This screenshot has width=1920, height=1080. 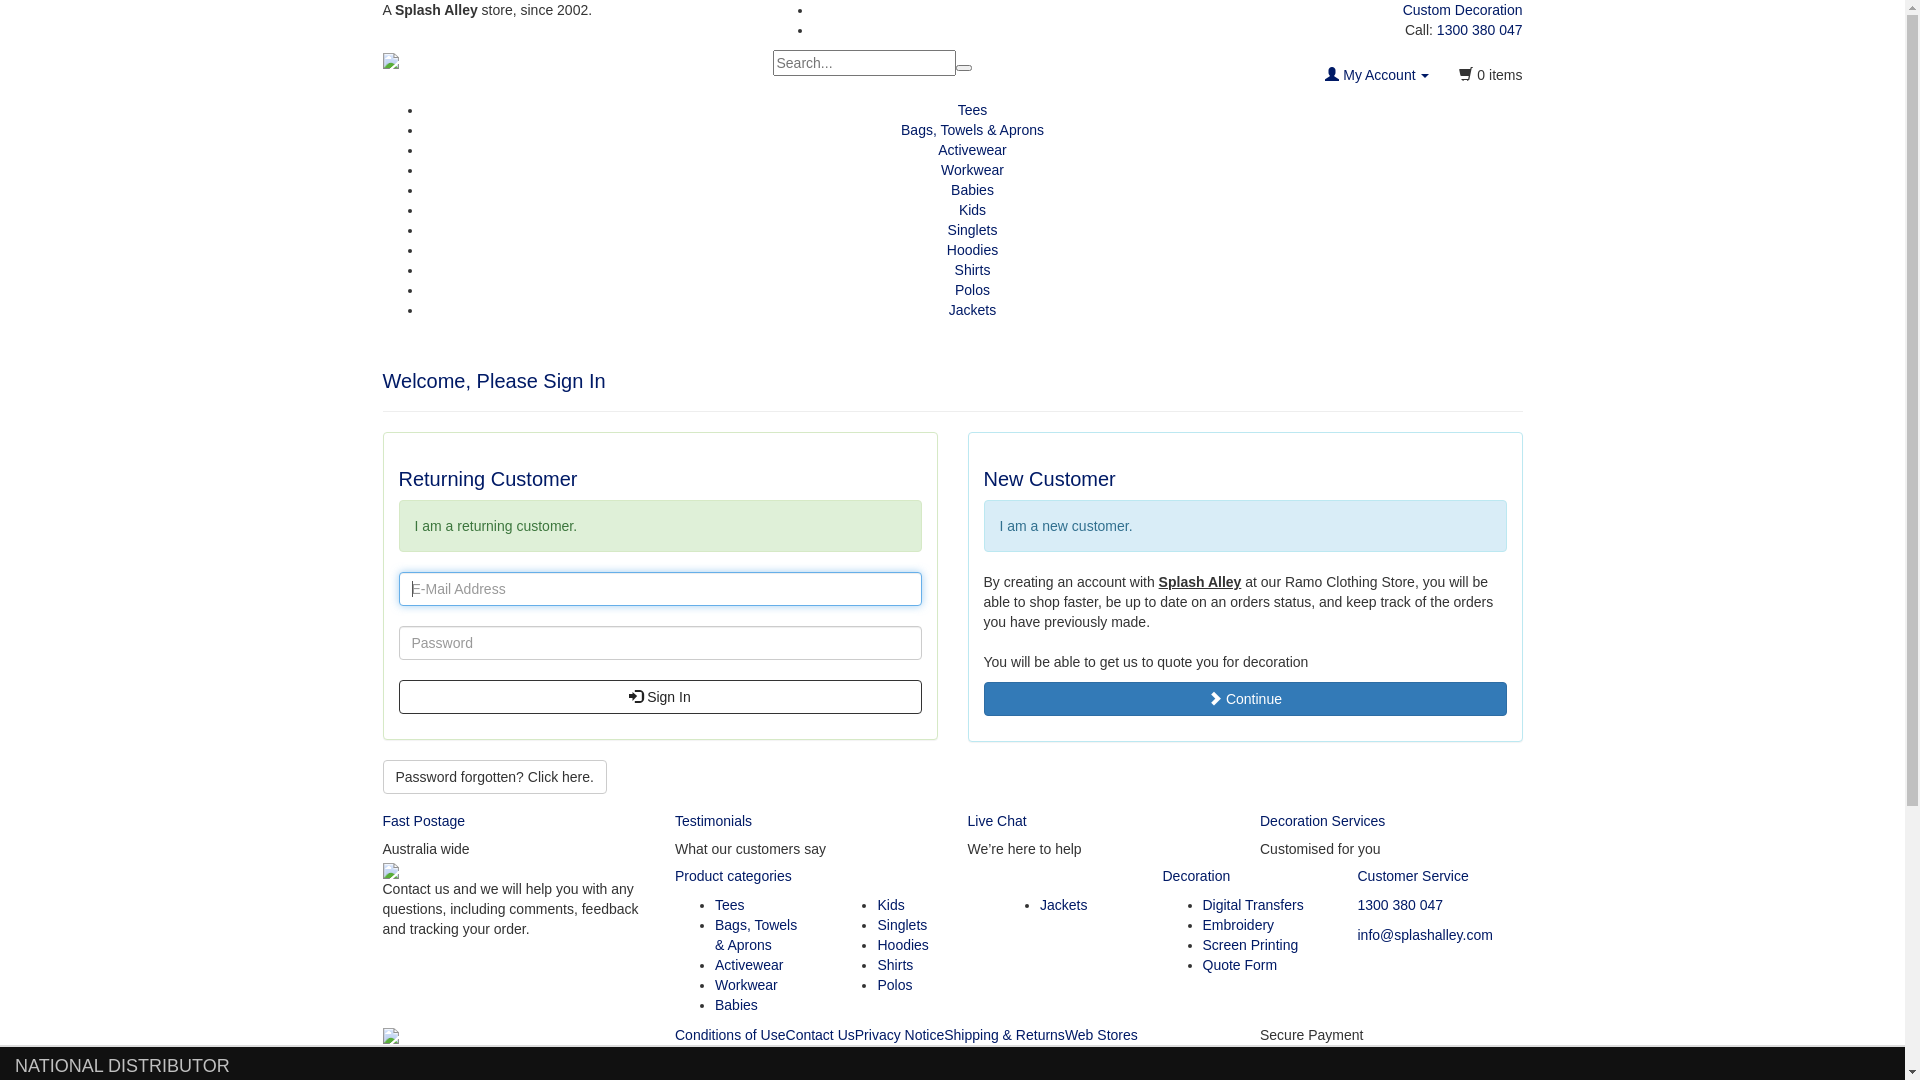 What do you see at coordinates (1200, 925) in the screenshot?
I see `'Embroidery'` at bounding box center [1200, 925].